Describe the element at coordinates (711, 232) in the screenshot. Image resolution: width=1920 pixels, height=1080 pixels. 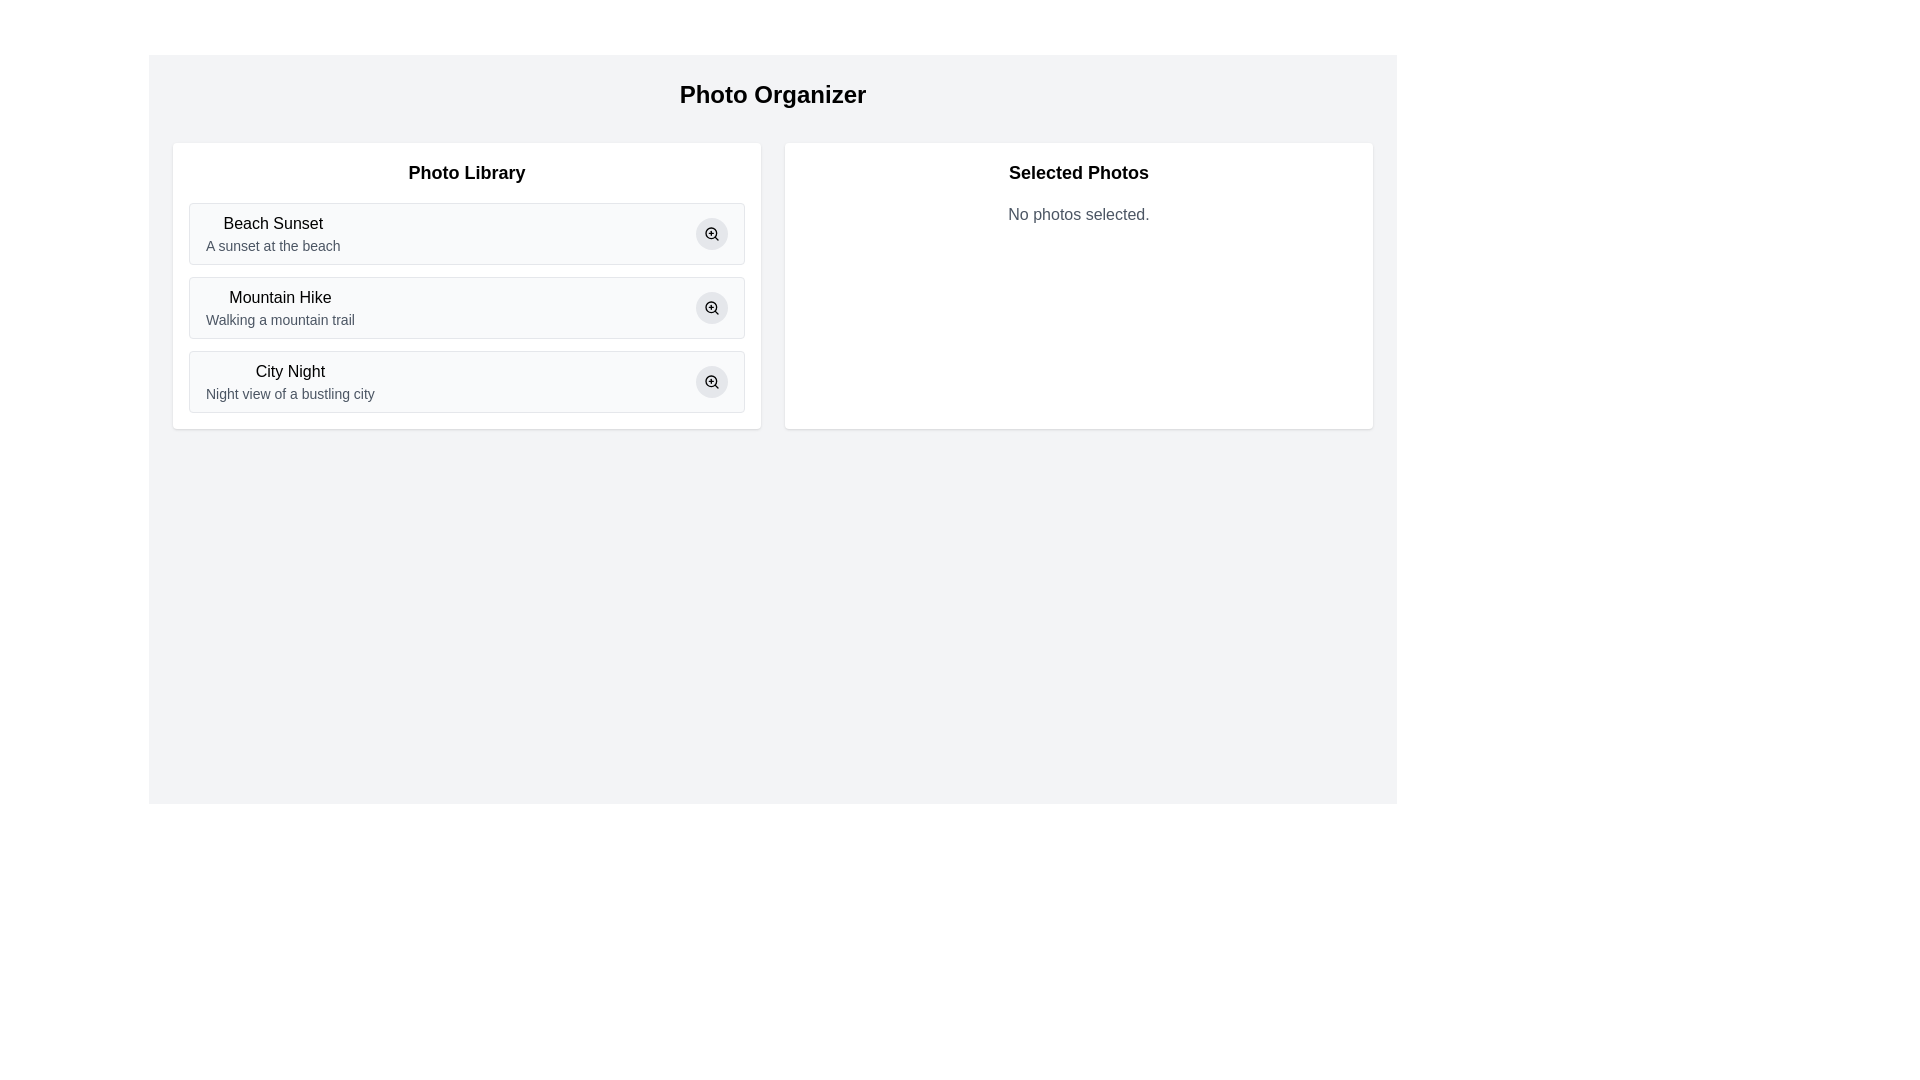
I see `the circular part of the magnifier icon located at the top right corner of the first item in the 'Photo Library' section` at that location.